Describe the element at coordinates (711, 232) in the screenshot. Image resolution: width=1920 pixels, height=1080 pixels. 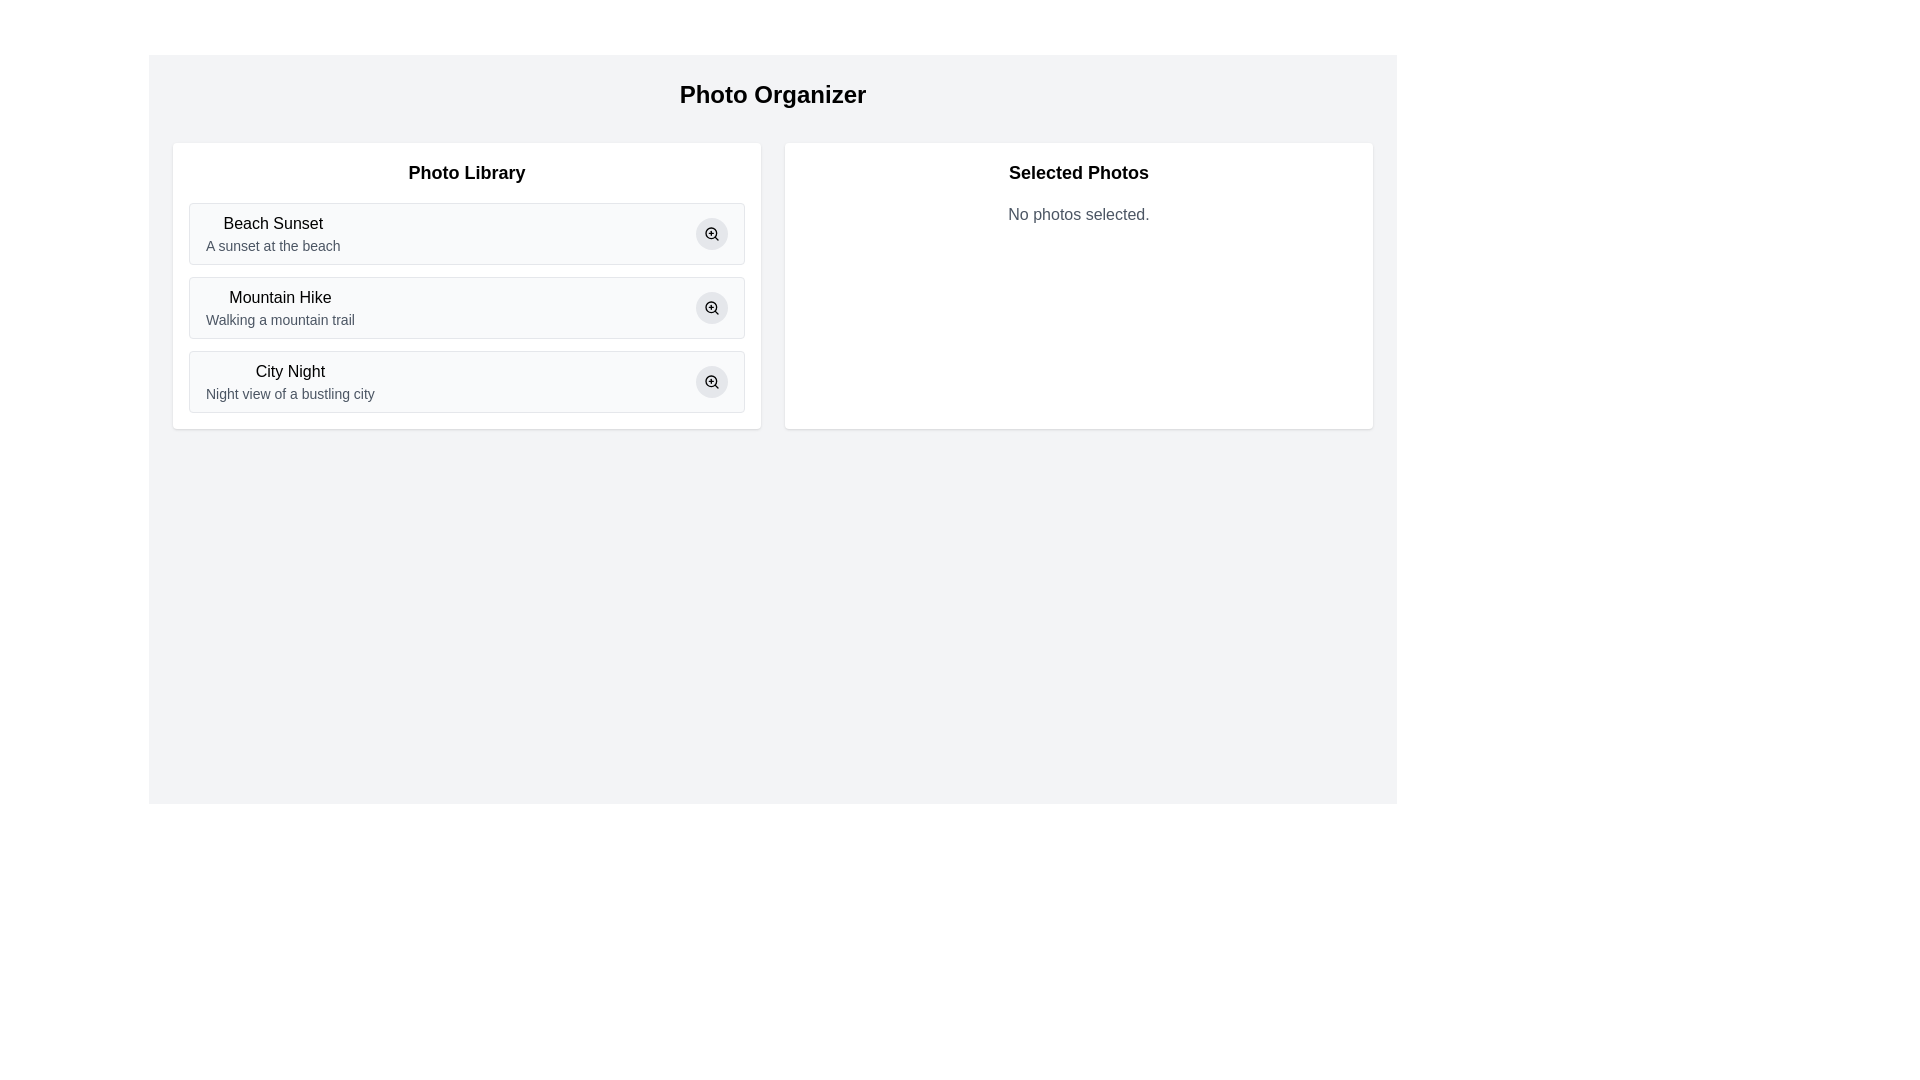
I see `the circular part of the magnifier icon located at the top right corner of the first item in the 'Photo Library' section` at that location.